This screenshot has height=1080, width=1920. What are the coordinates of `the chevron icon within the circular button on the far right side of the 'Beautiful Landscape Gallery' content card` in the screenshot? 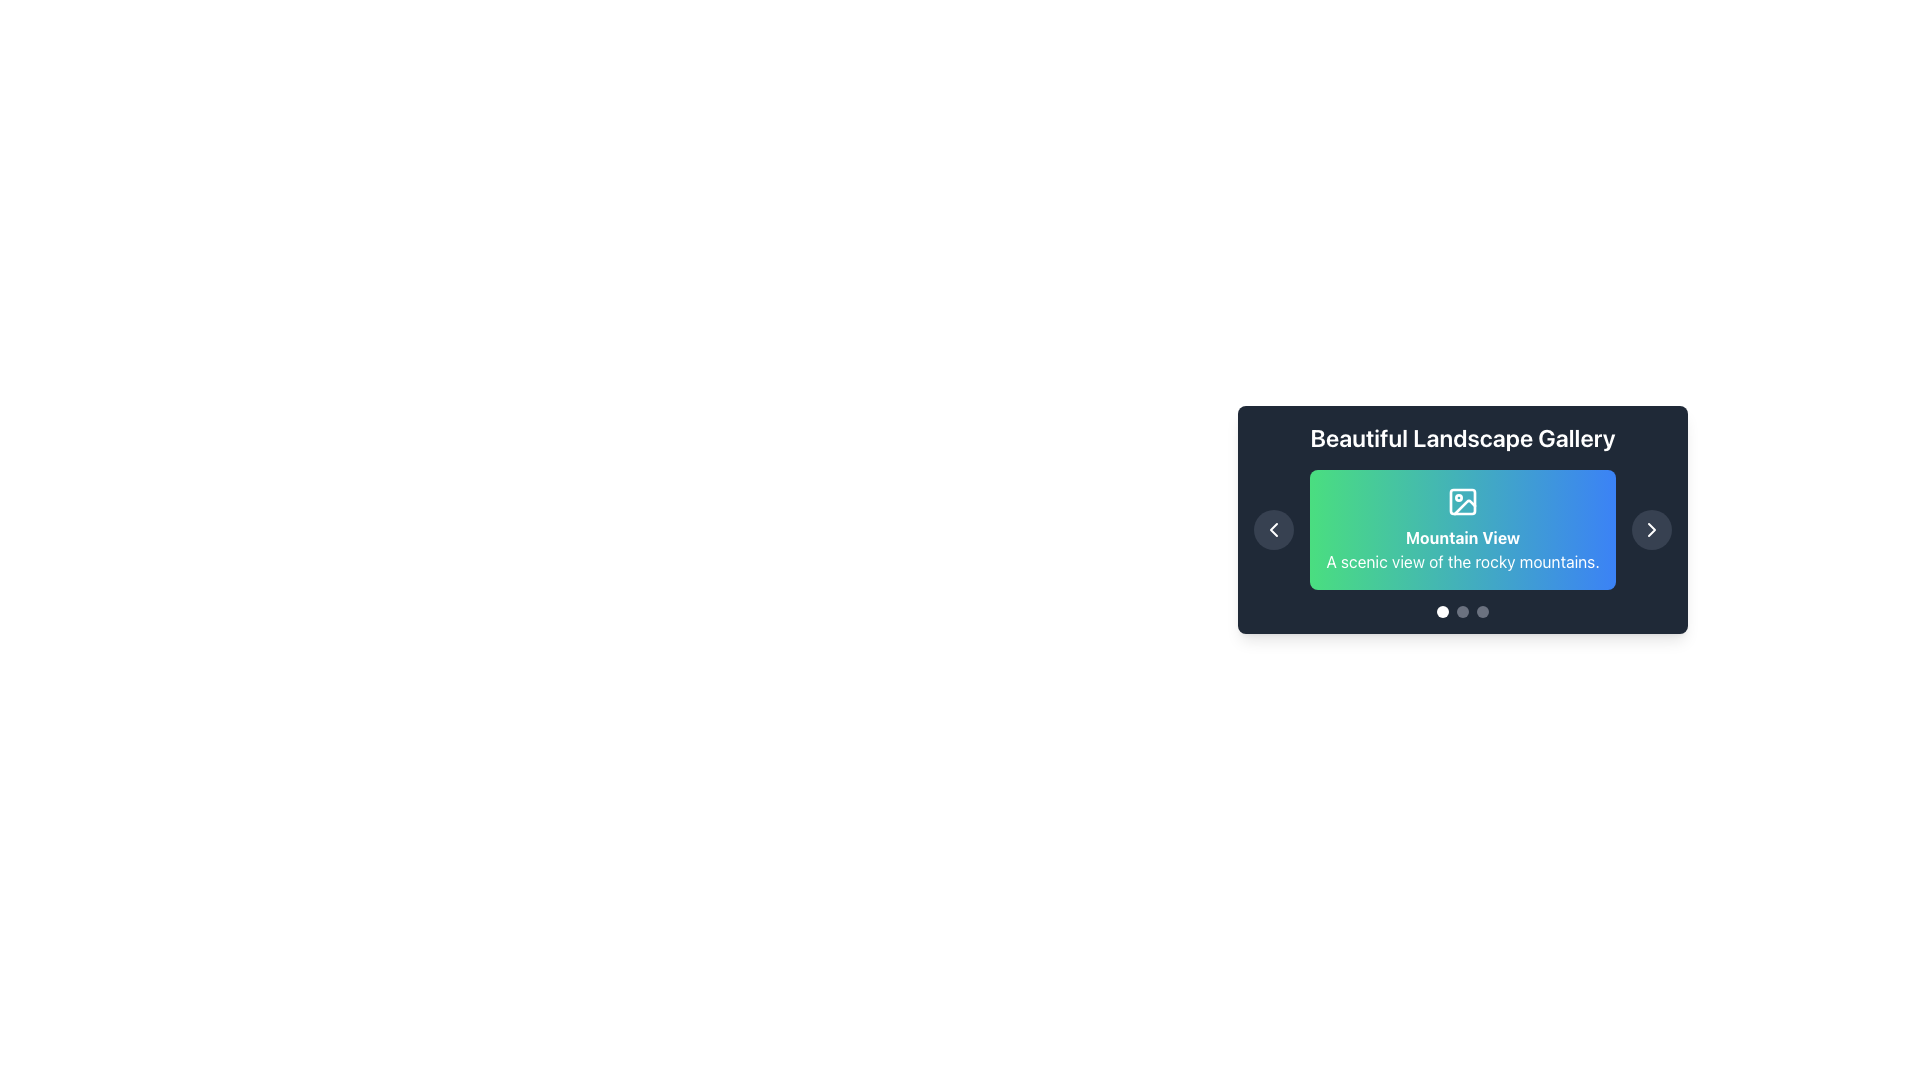 It's located at (1651, 528).